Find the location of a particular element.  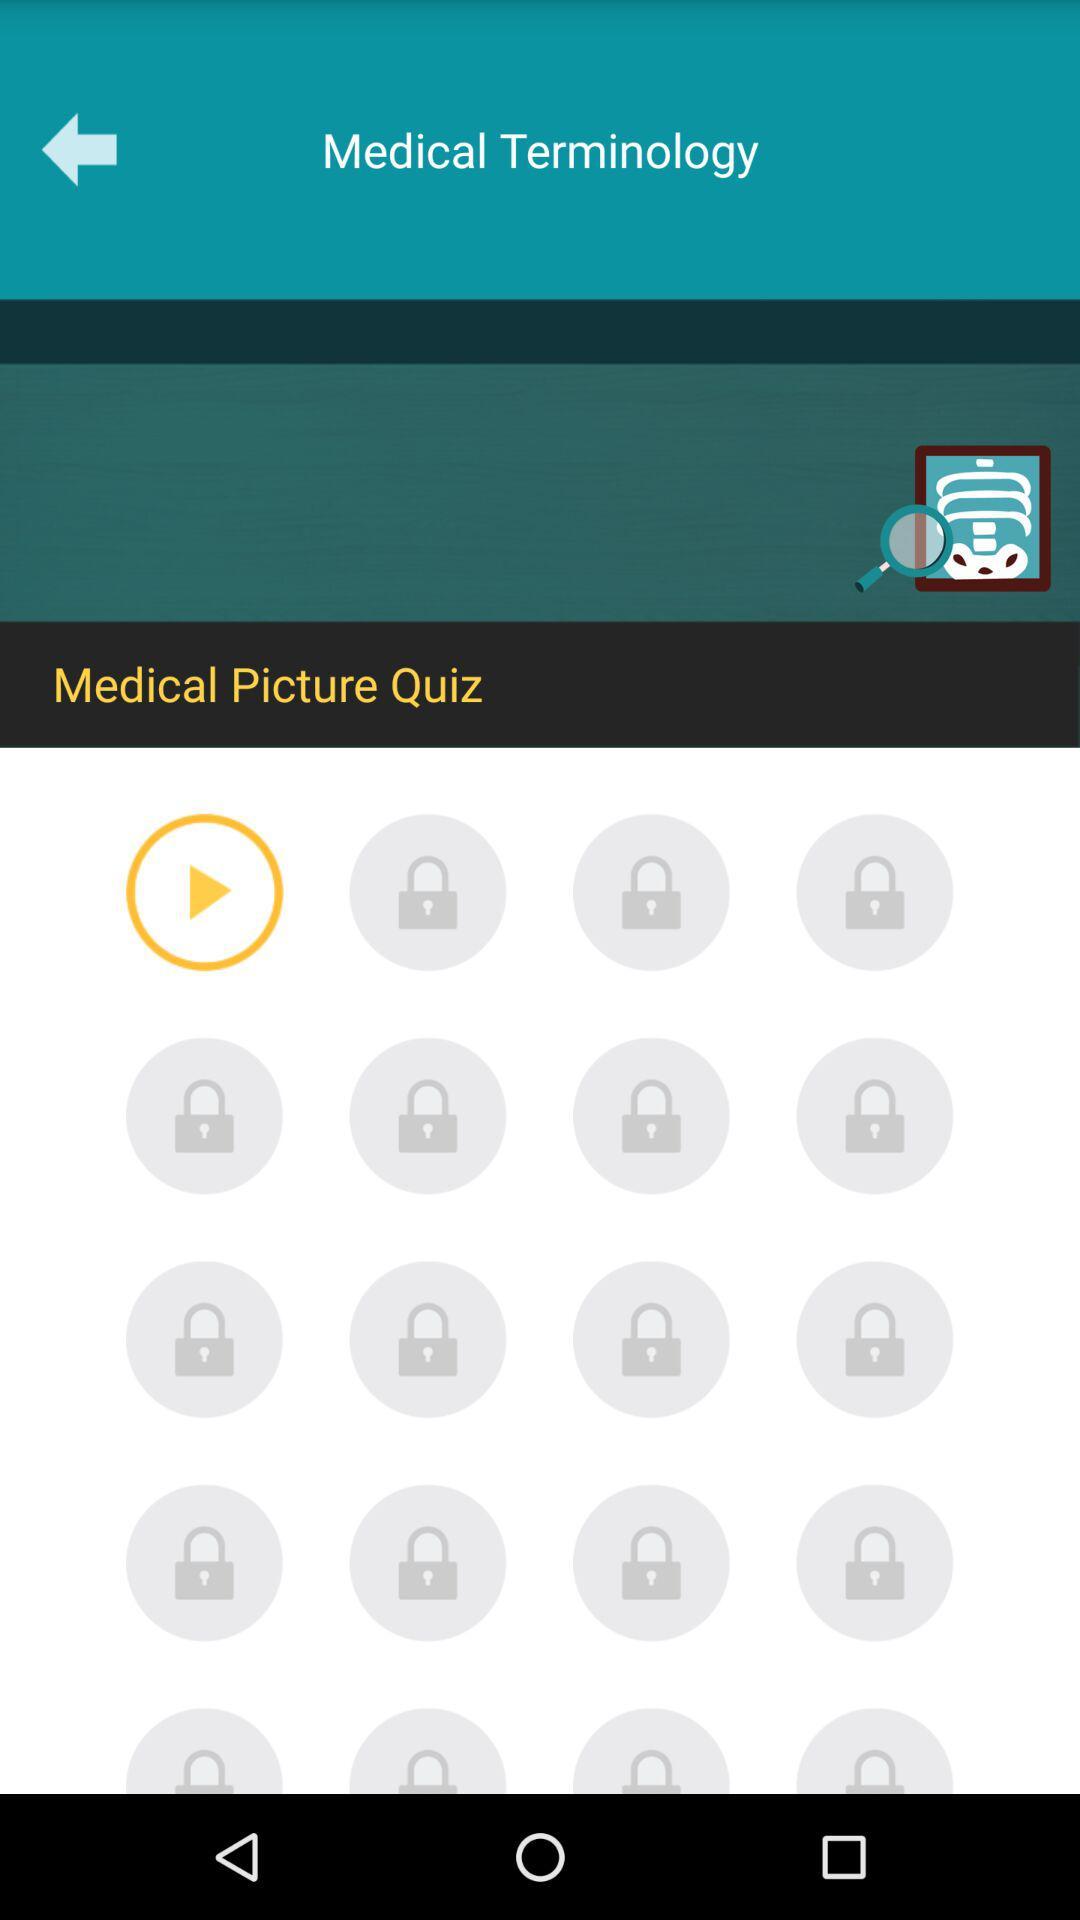

the second symbol in the second row from left is located at coordinates (427, 1114).